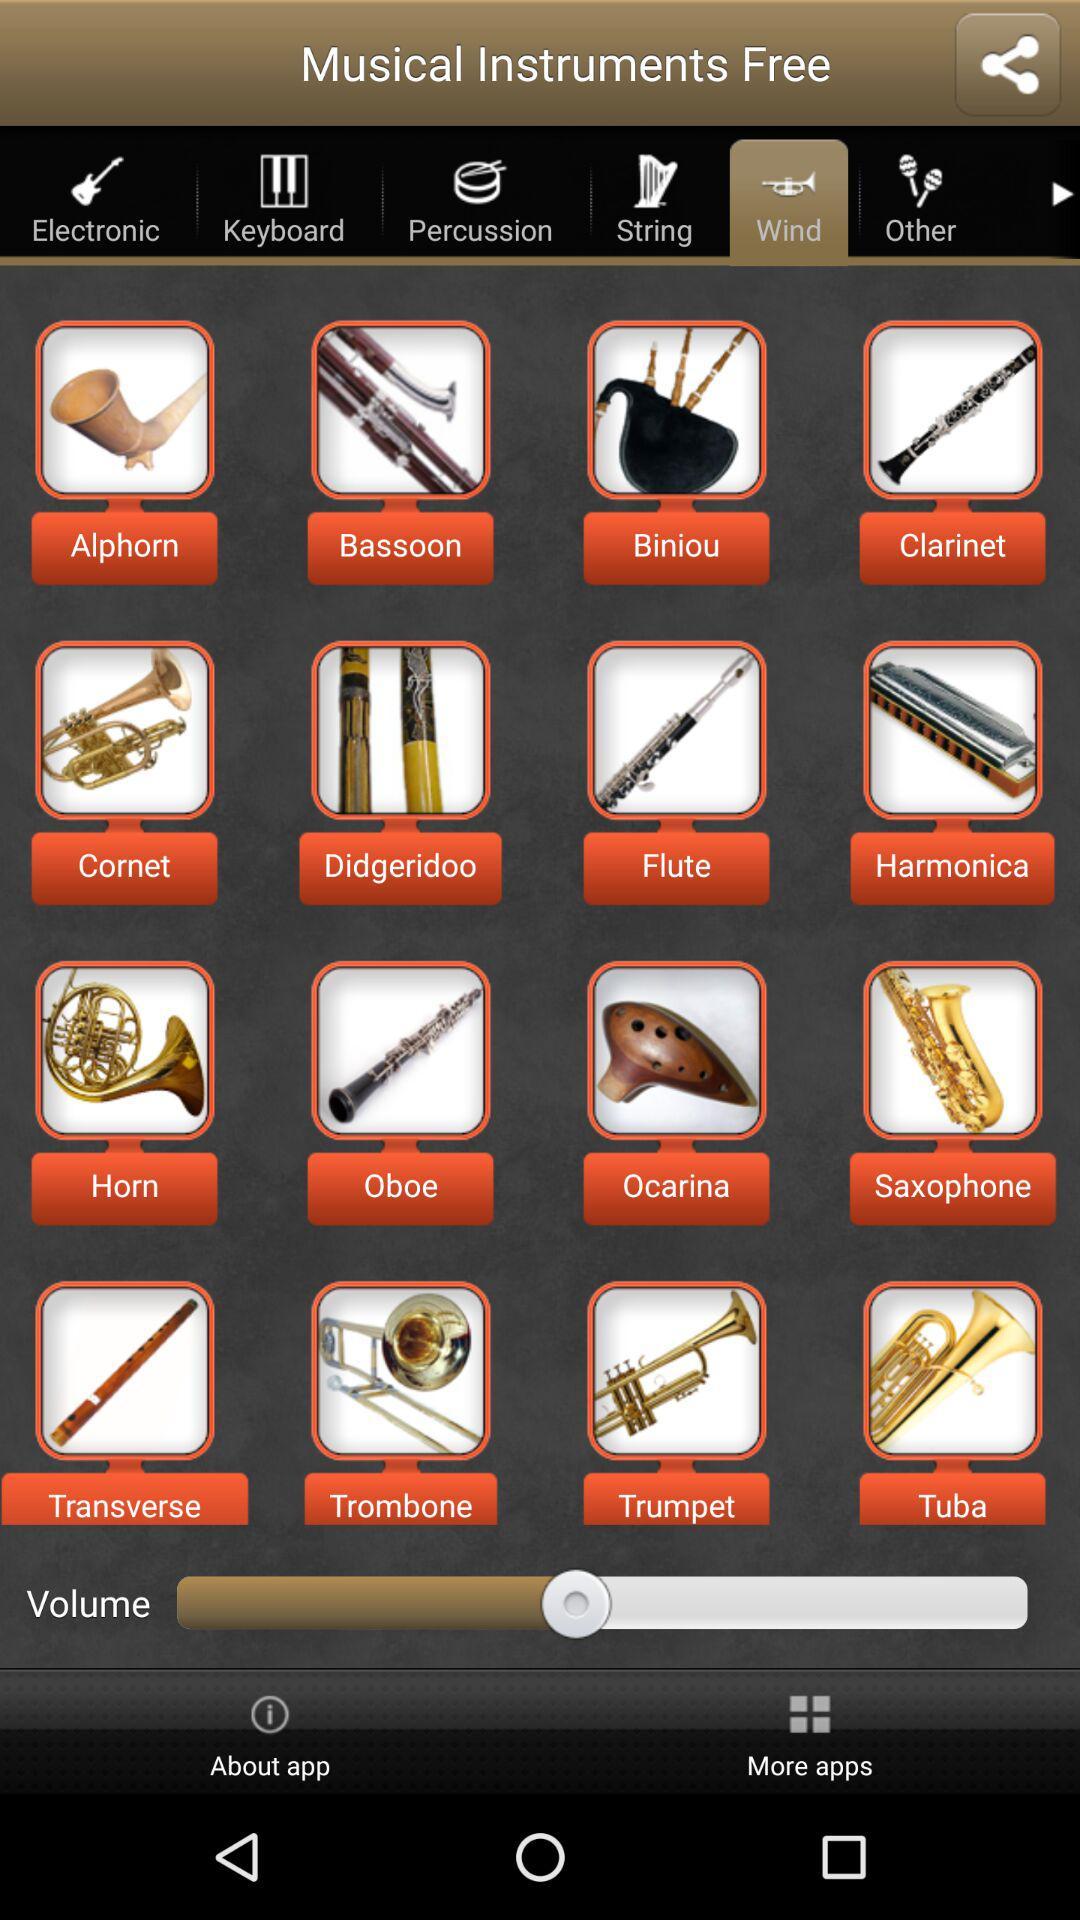  I want to click on cornet sound, so click(124, 729).